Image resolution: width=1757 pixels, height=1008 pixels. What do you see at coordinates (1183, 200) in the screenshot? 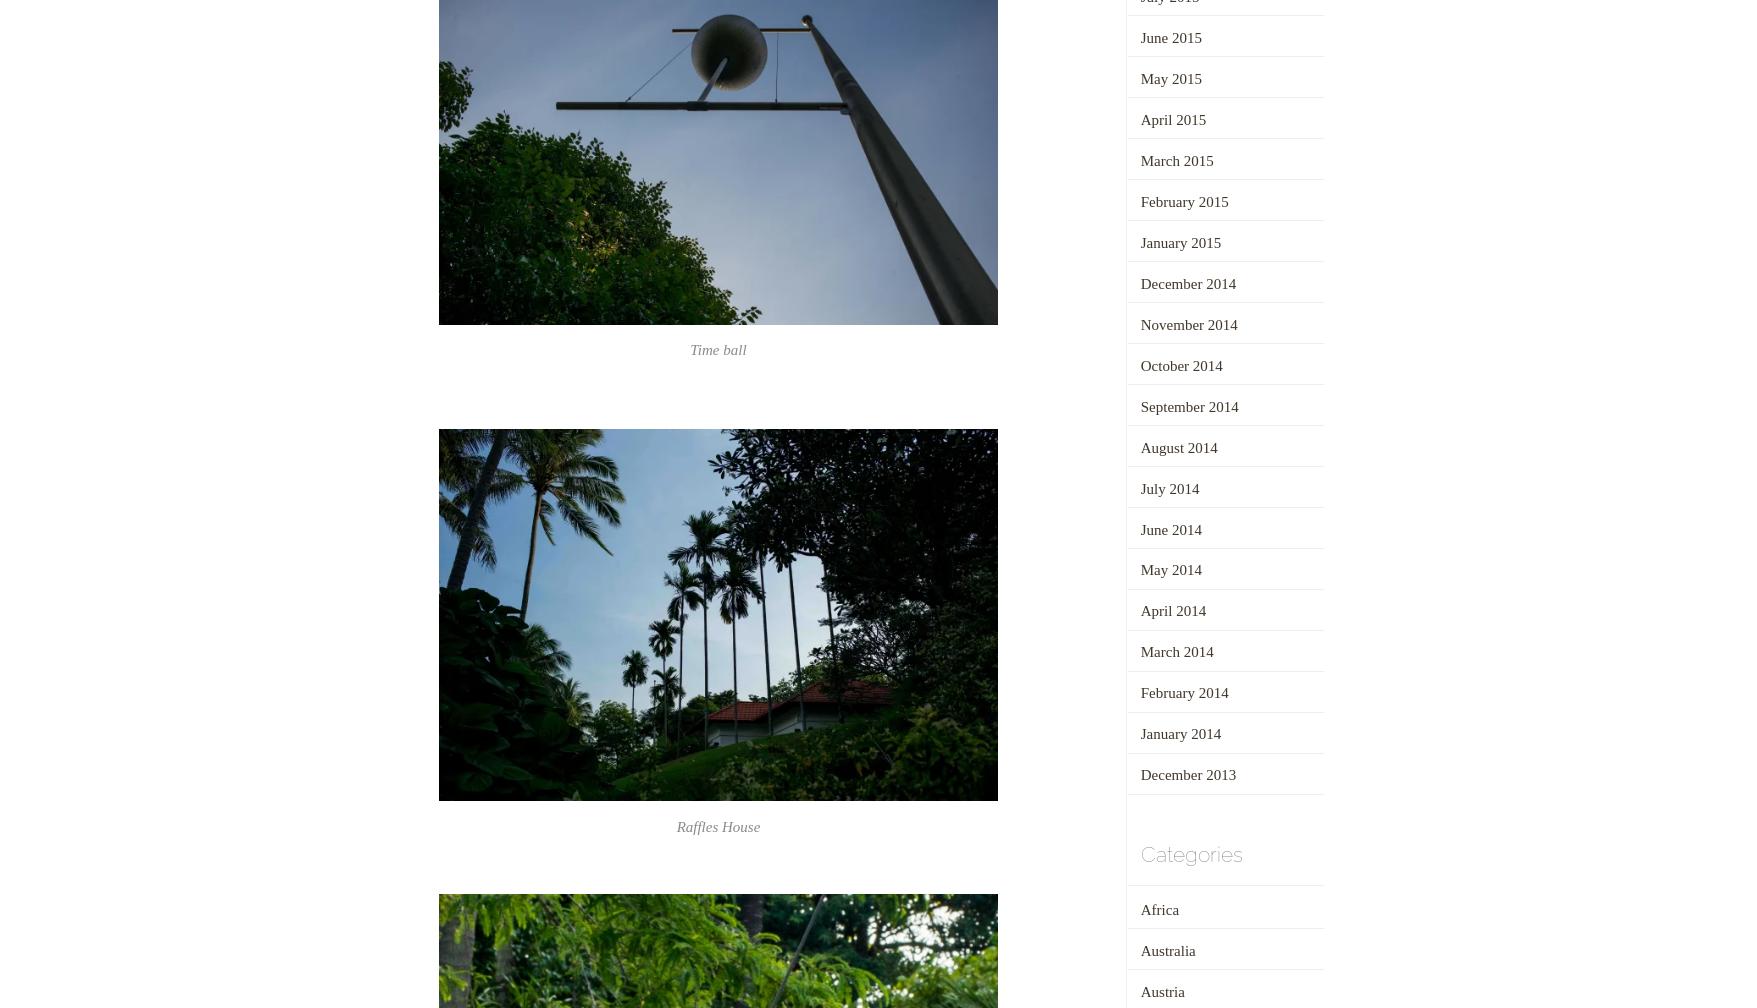
I see `'February 2015'` at bounding box center [1183, 200].